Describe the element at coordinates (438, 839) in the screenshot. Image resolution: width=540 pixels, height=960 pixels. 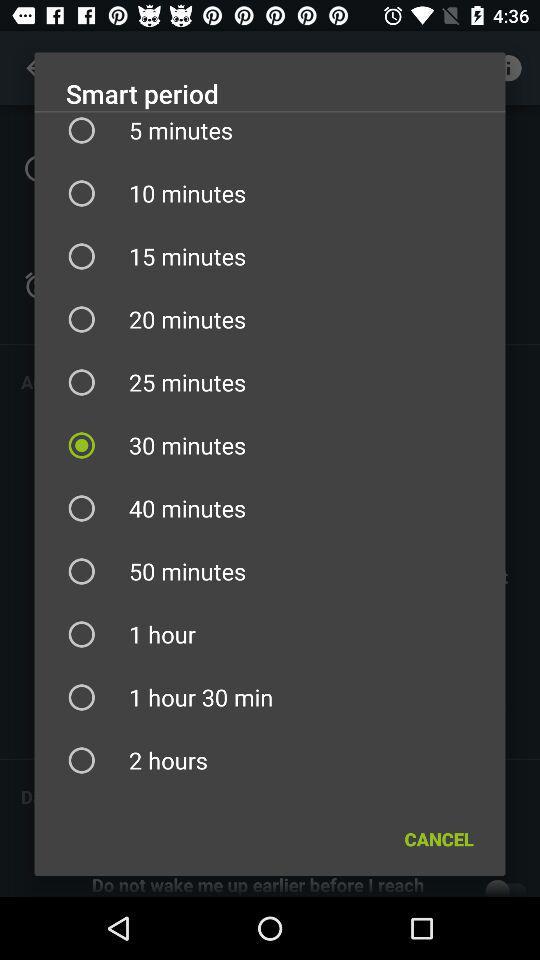
I see `the icon below 2 hours` at that location.